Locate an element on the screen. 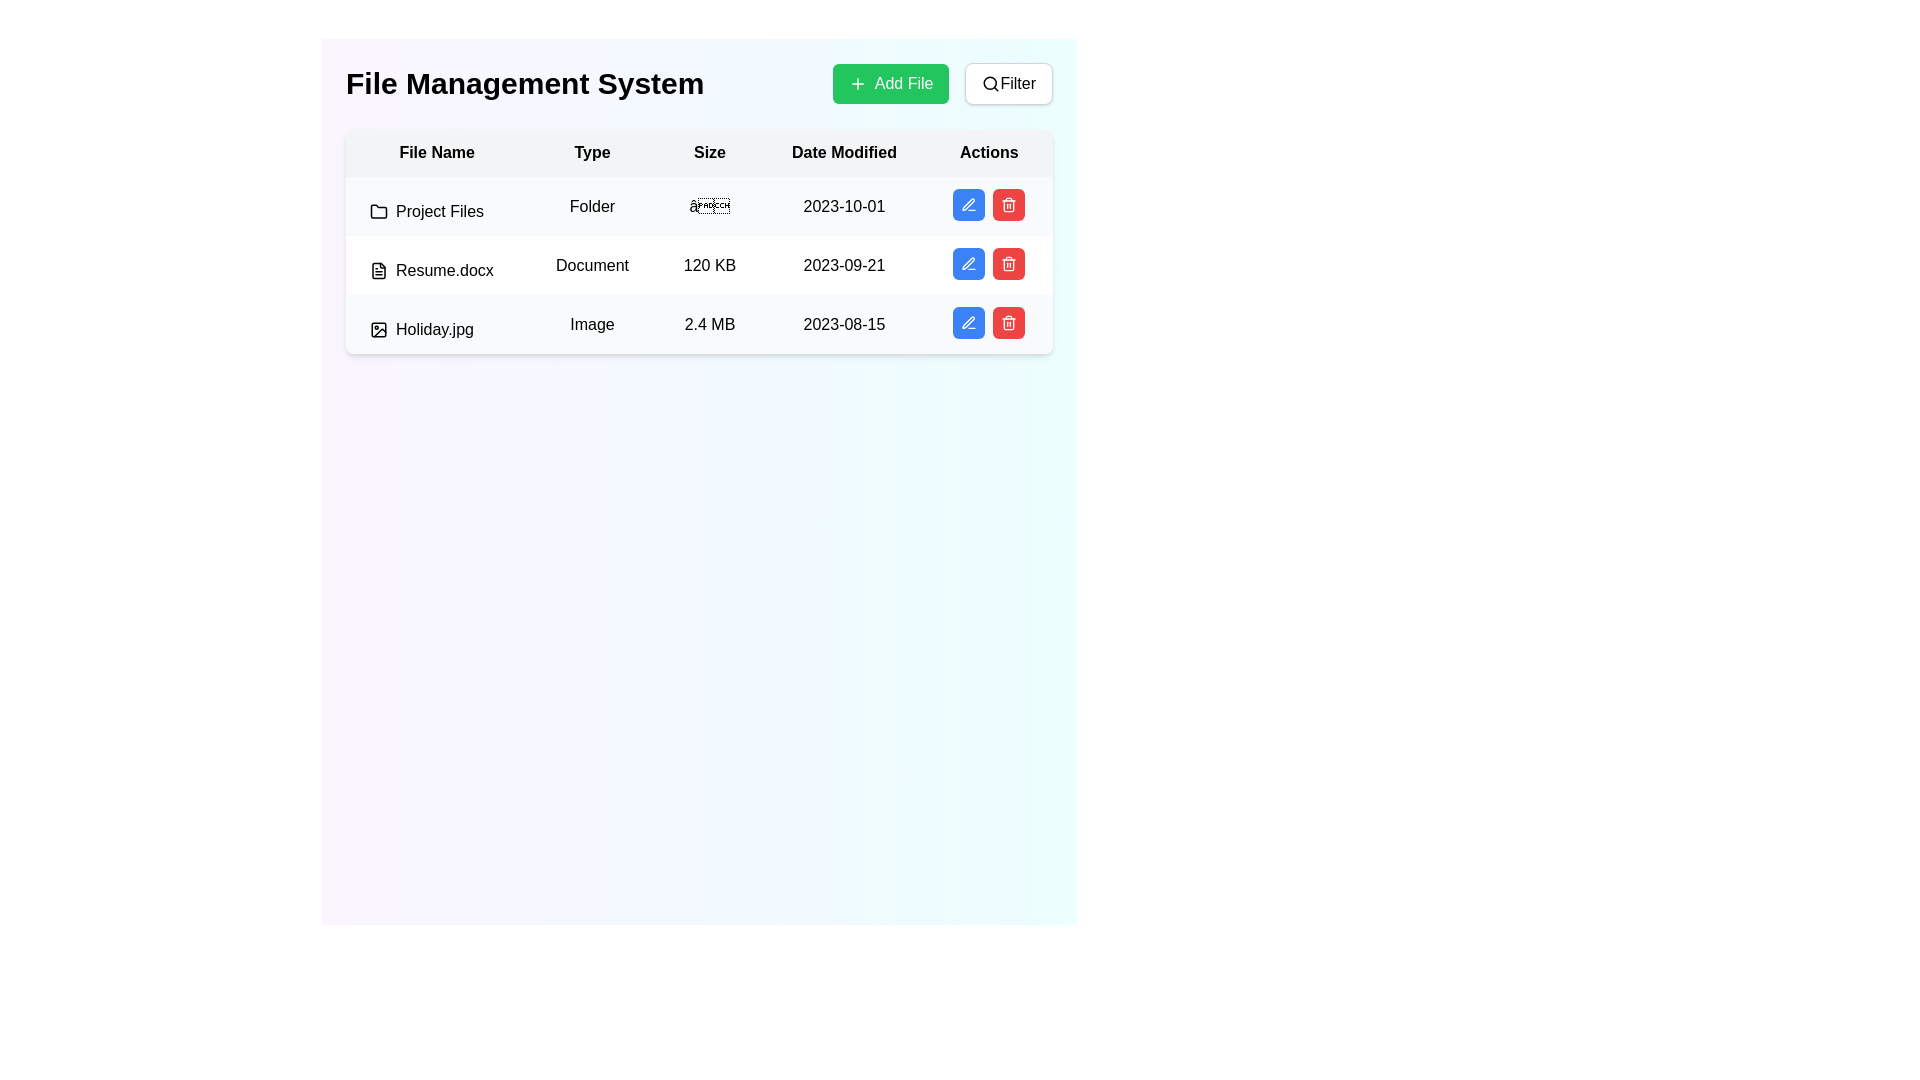  the 'Project Files' folder item located is located at coordinates (435, 212).